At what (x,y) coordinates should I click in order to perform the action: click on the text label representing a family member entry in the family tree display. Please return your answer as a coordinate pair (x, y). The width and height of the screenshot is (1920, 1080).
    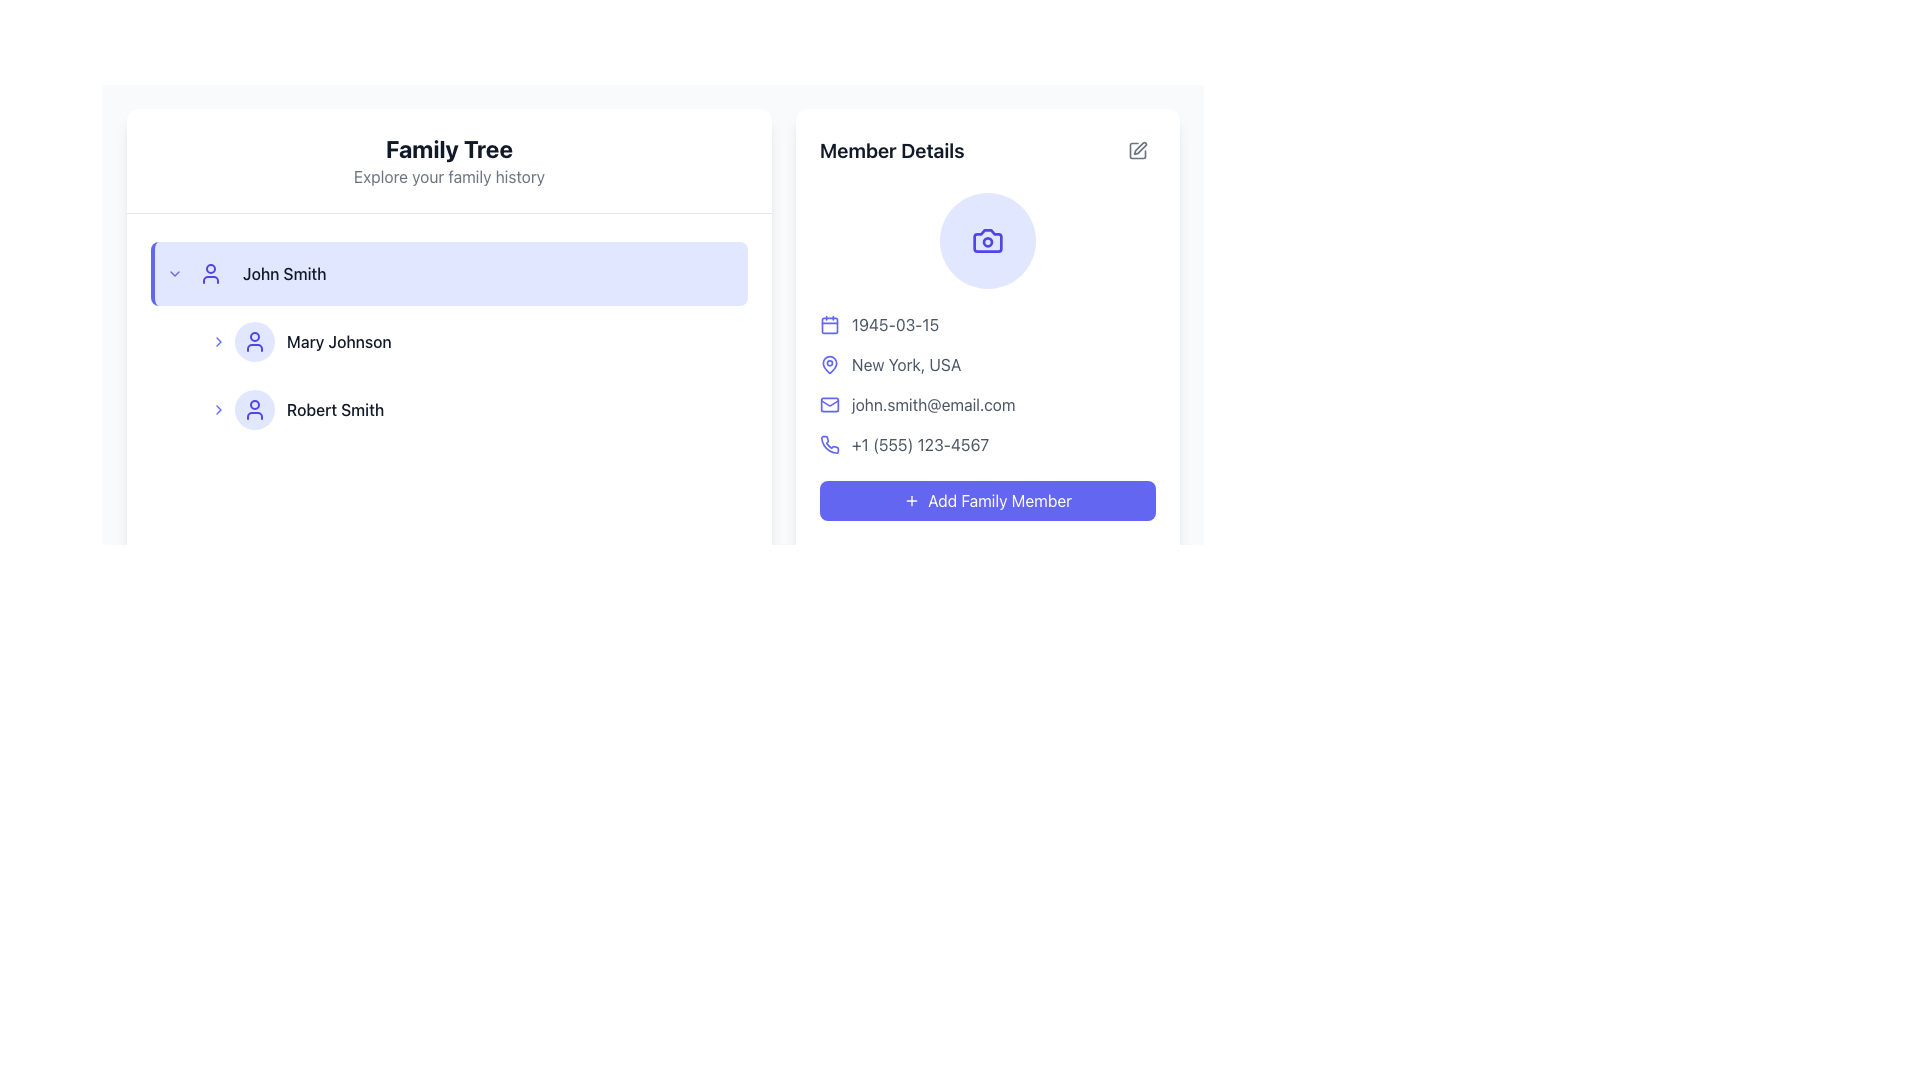
    Looking at the image, I should click on (335, 408).